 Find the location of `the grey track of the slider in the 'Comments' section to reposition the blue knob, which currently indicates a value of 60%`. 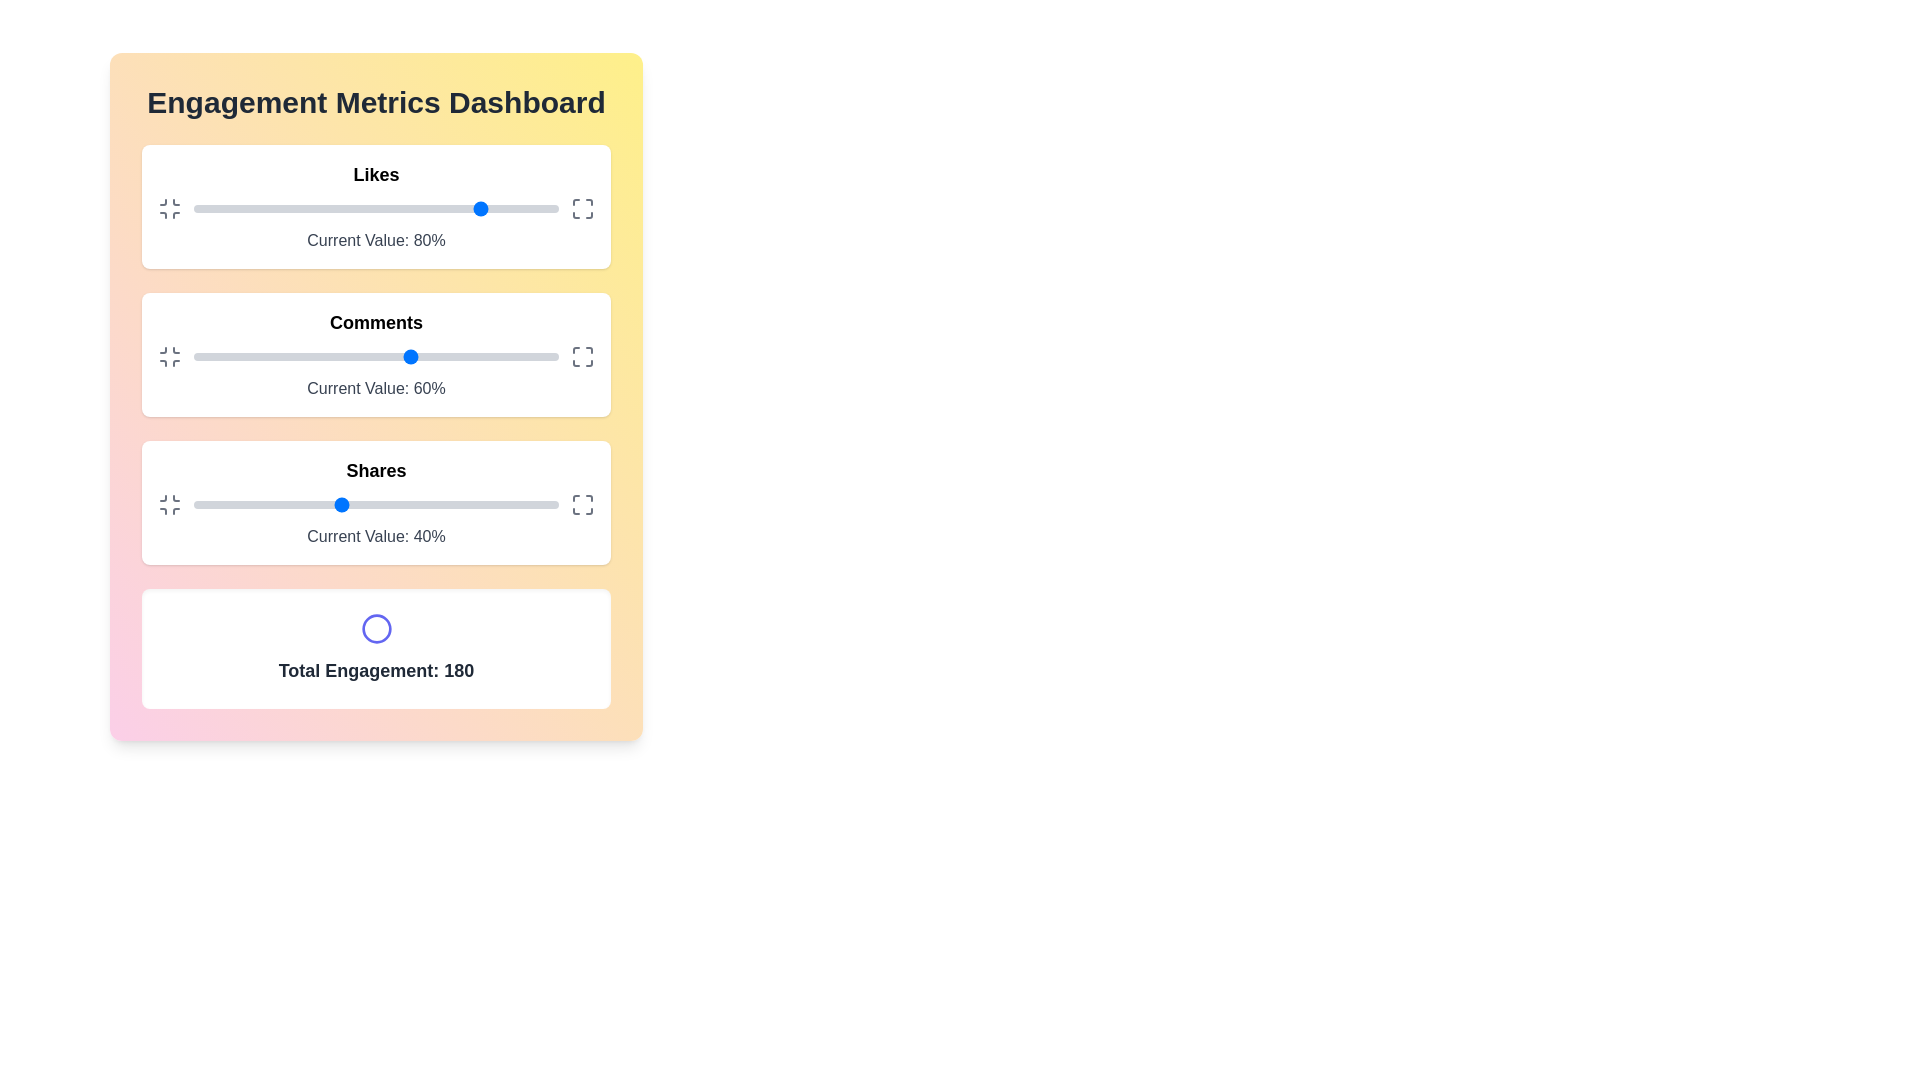

the grey track of the slider in the 'Comments' section to reposition the blue knob, which currently indicates a value of 60% is located at coordinates (376, 356).